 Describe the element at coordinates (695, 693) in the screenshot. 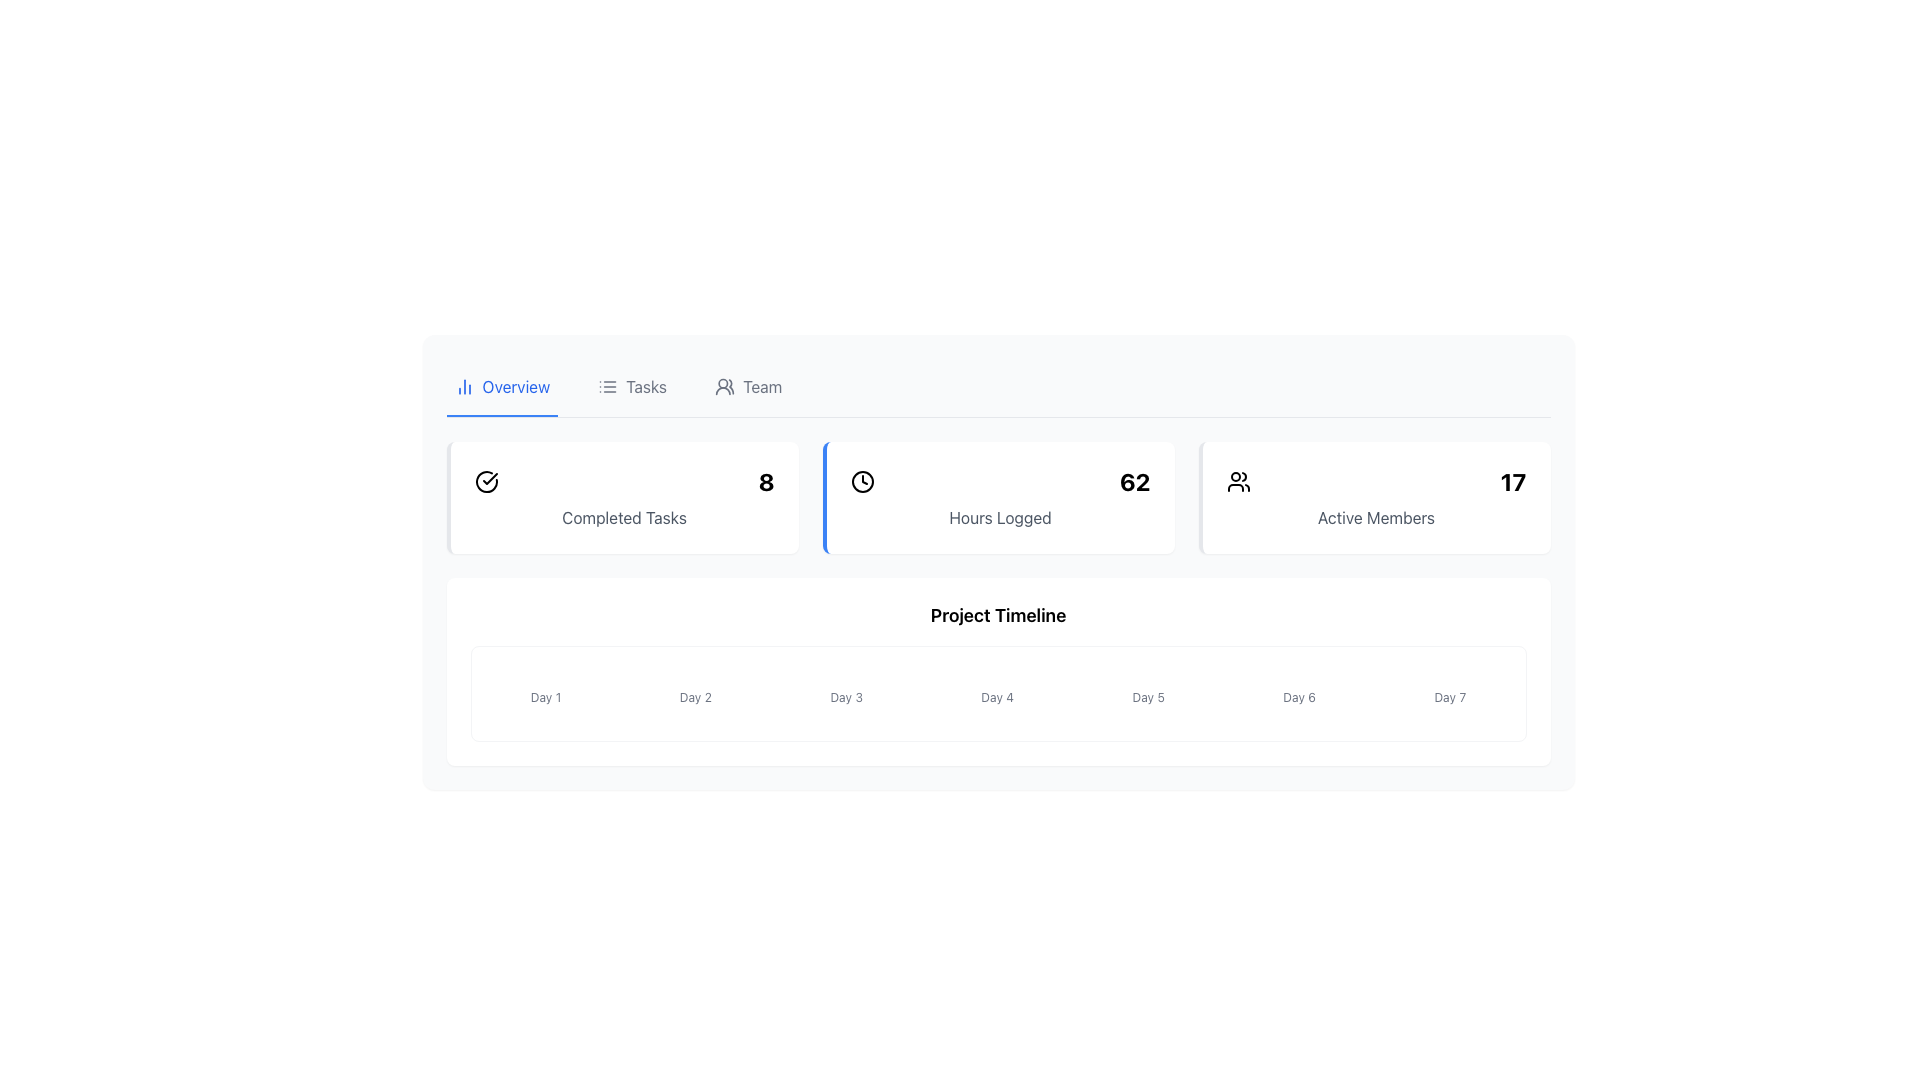

I see `the 'Day 2' label with a small blue circular indicator, which is positioned in the 'Project Timeline' section between 'Day 1' and 'Day 3'` at that location.